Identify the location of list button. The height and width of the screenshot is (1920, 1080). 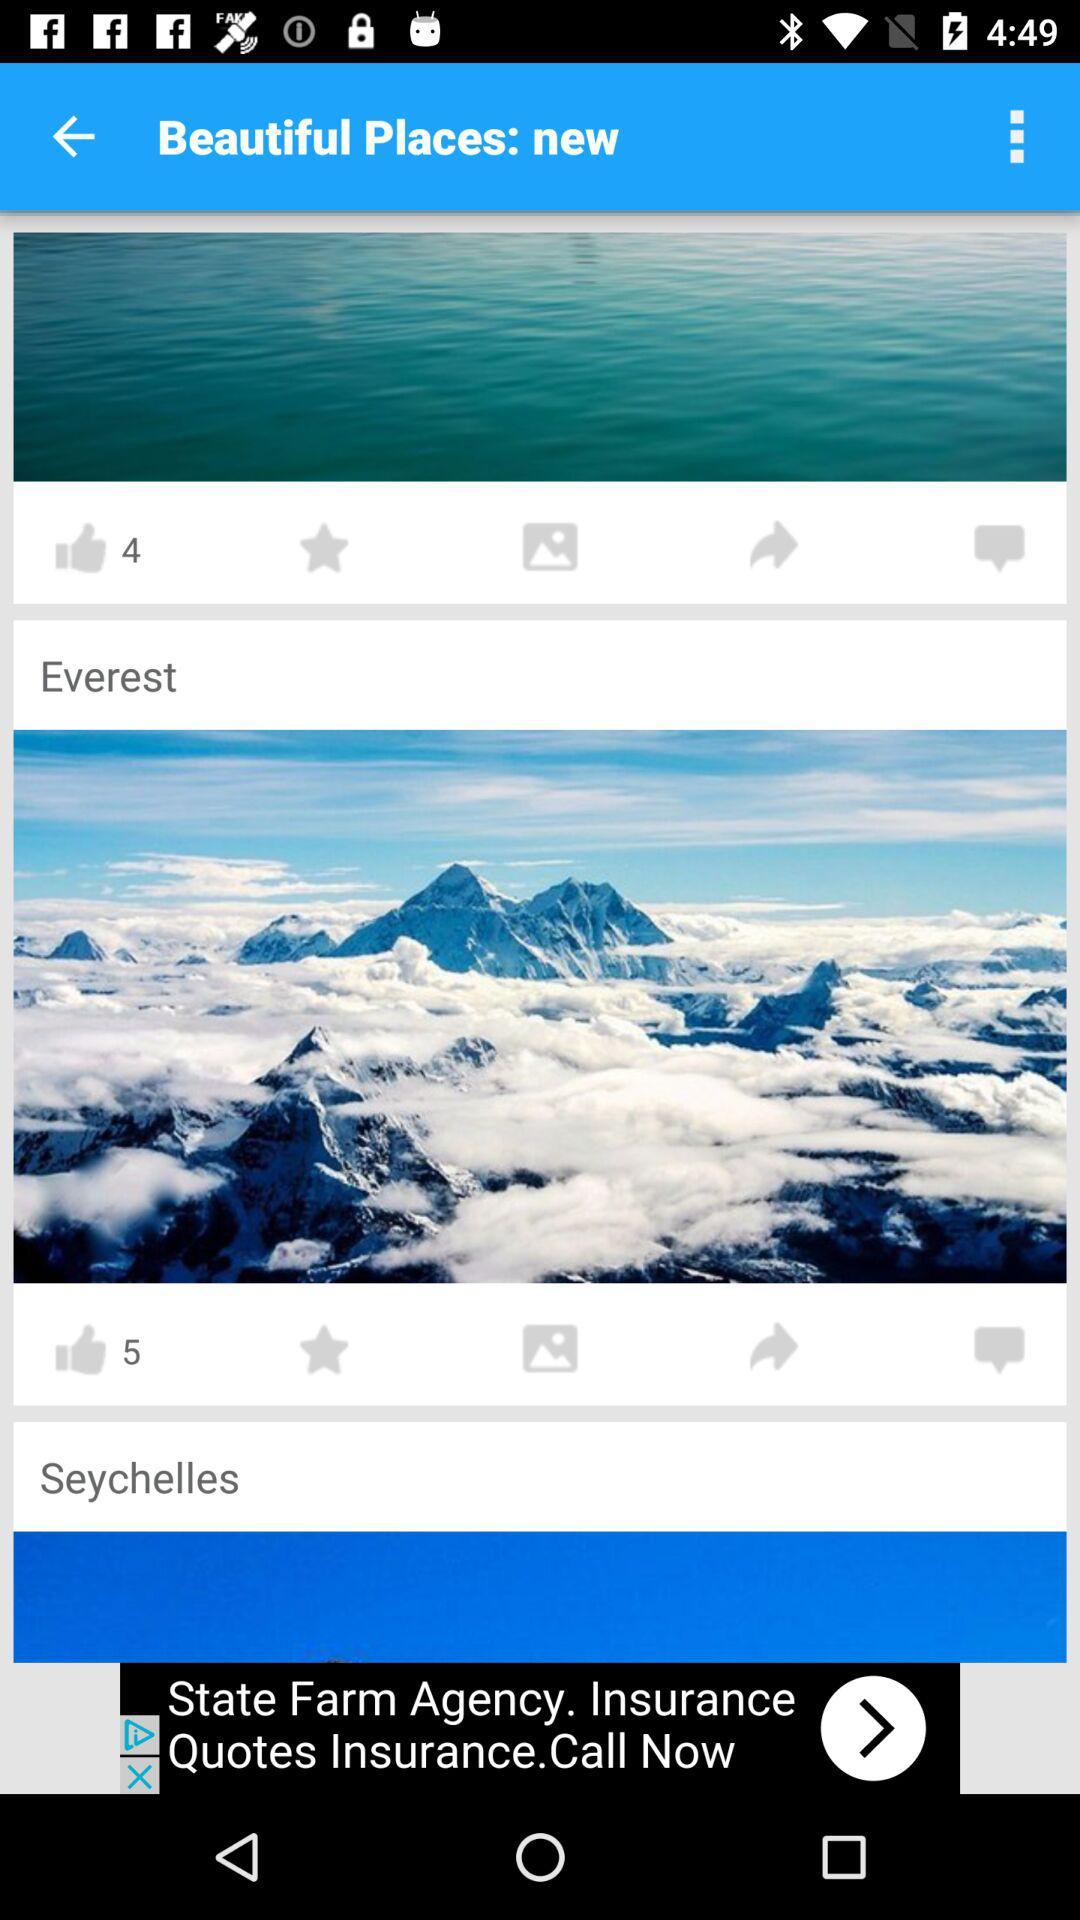
(1017, 135).